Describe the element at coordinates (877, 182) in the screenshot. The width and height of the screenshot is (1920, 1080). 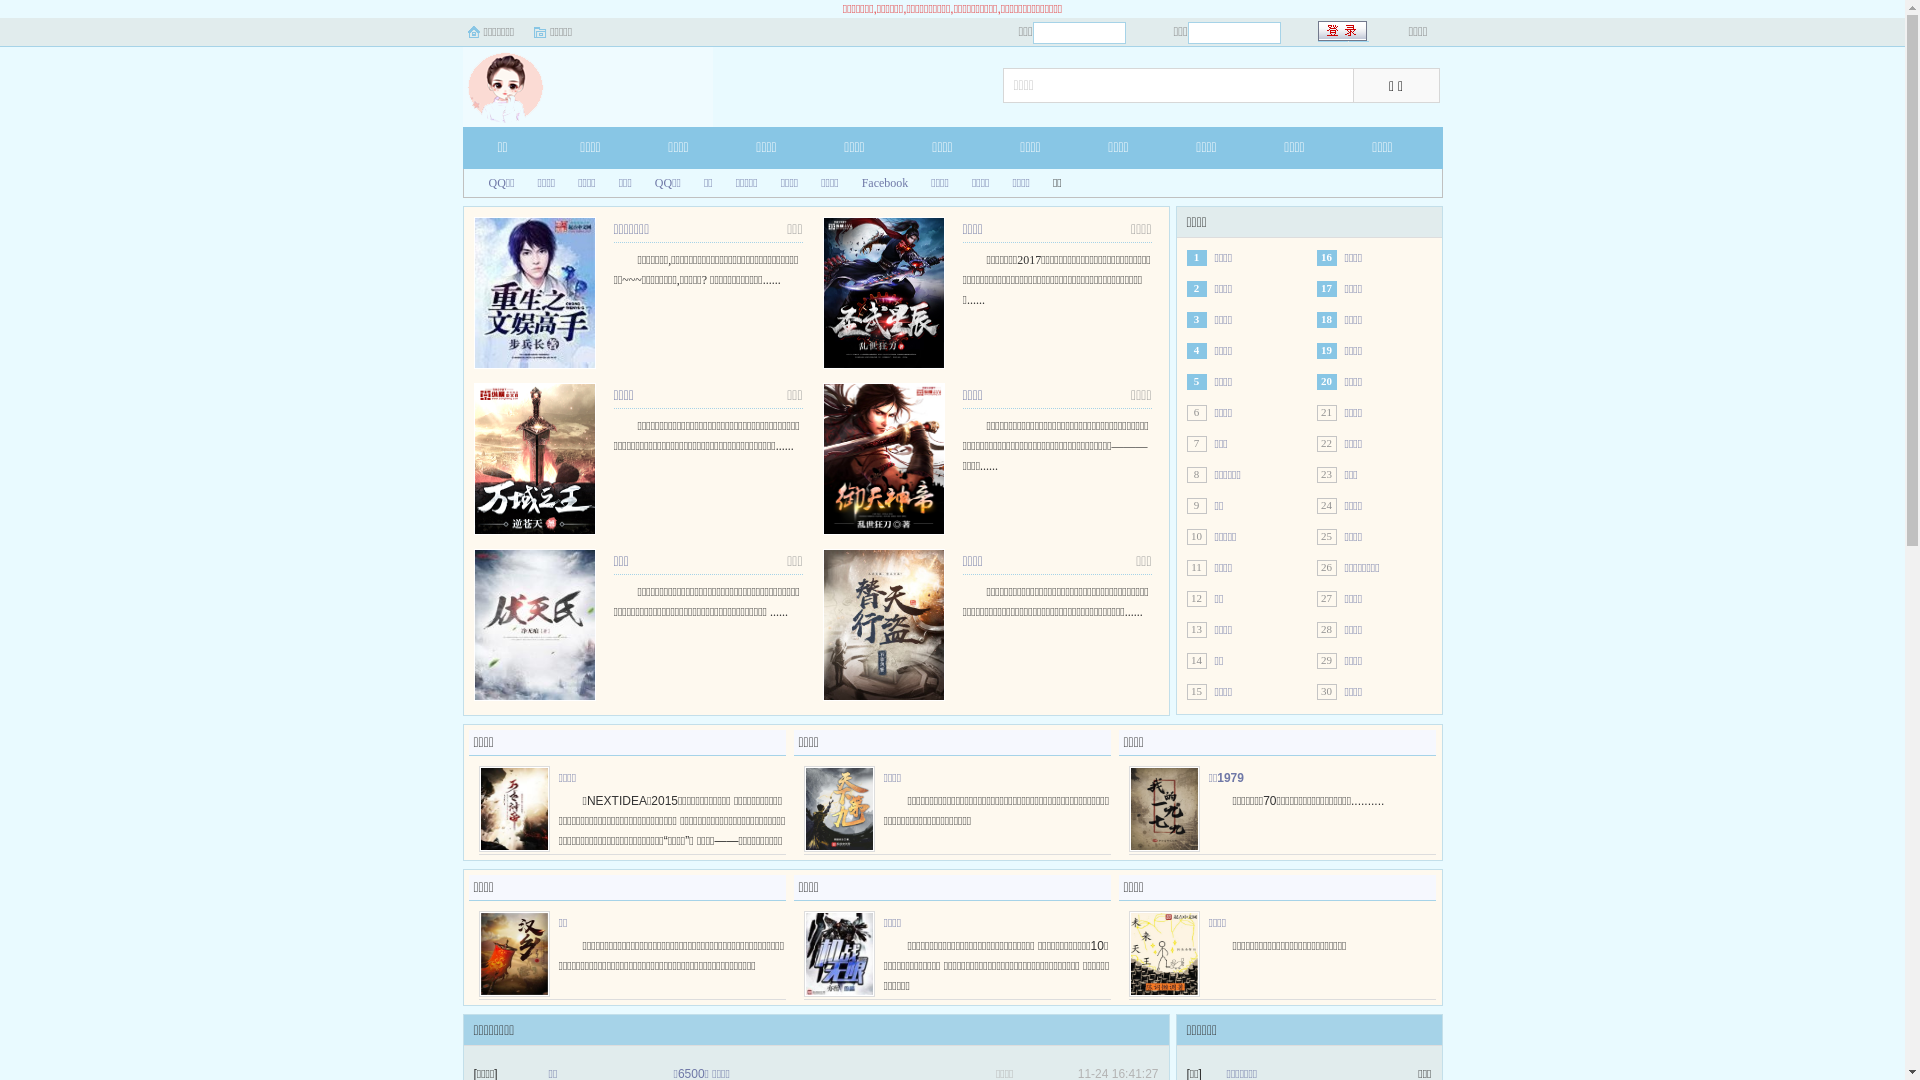
I see `'Facebook'` at that location.